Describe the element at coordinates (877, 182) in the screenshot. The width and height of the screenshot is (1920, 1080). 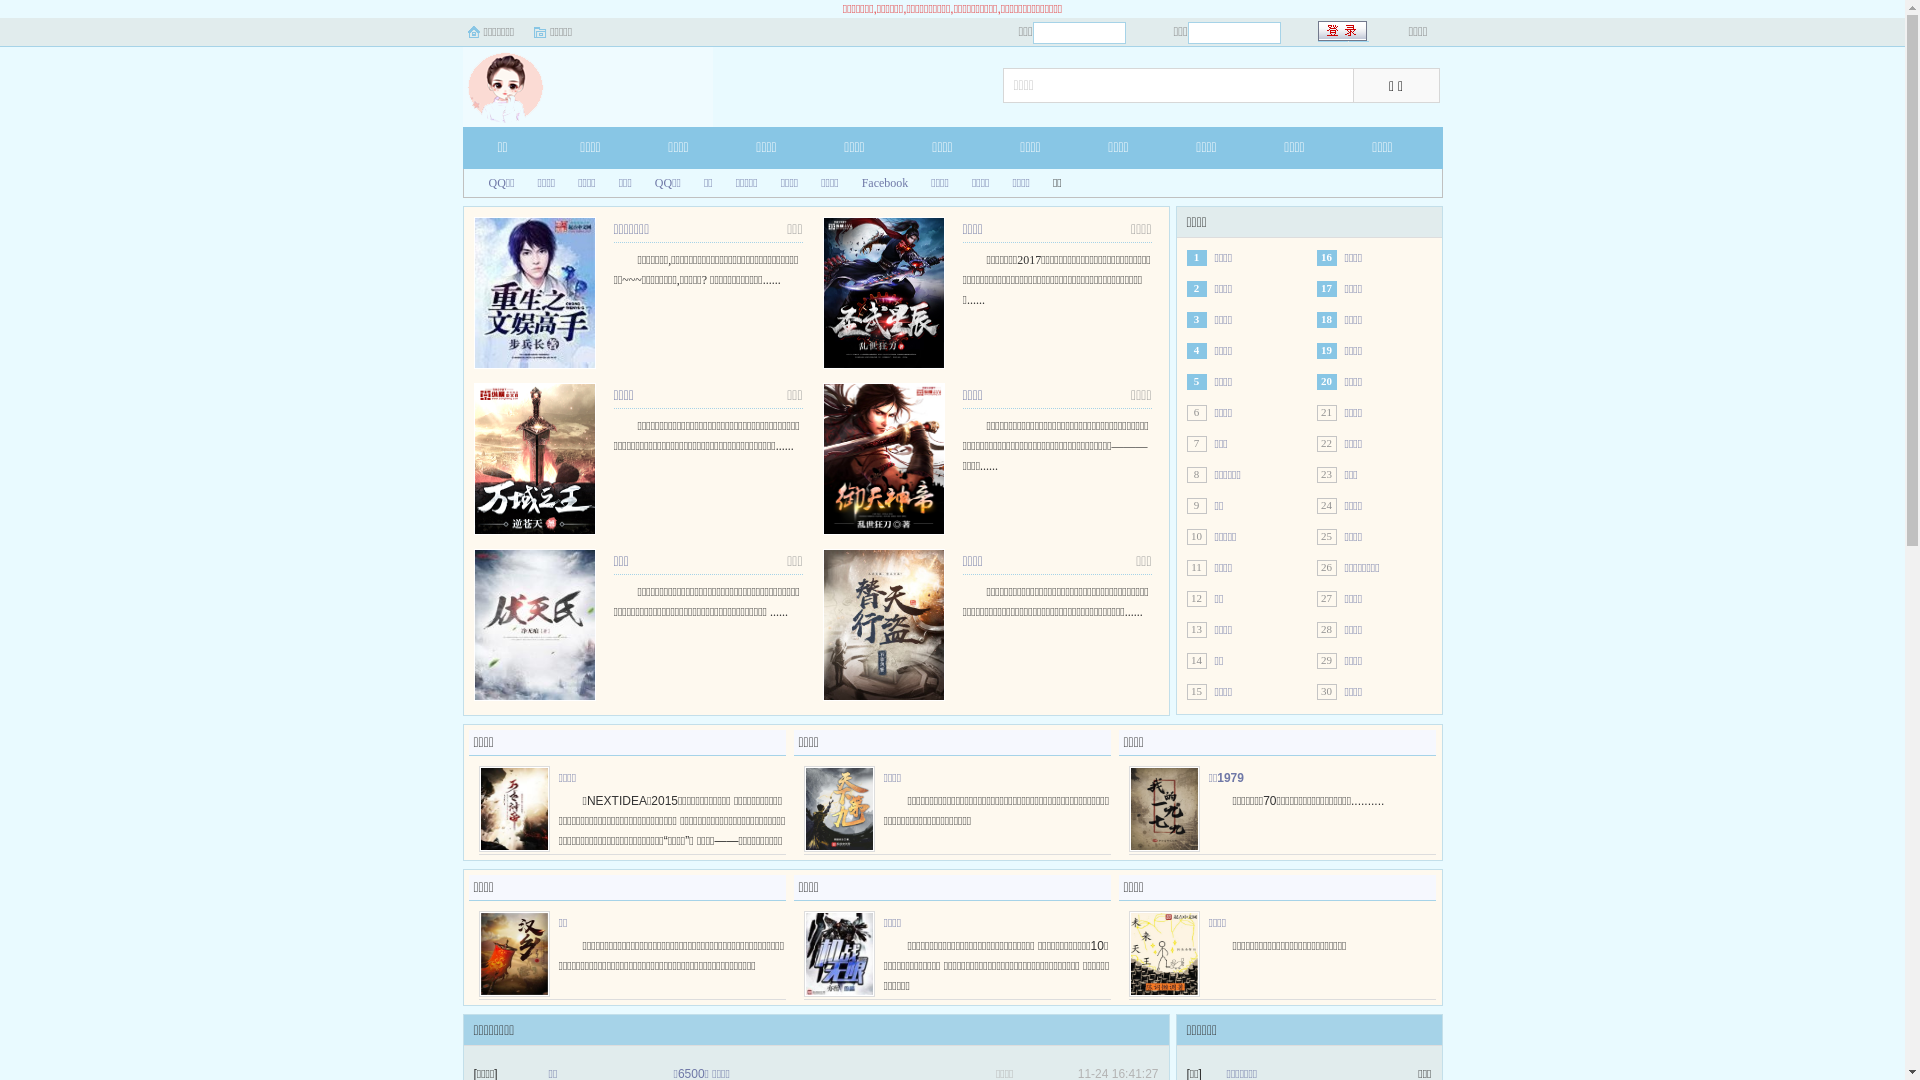
I see `'Facebook'` at that location.